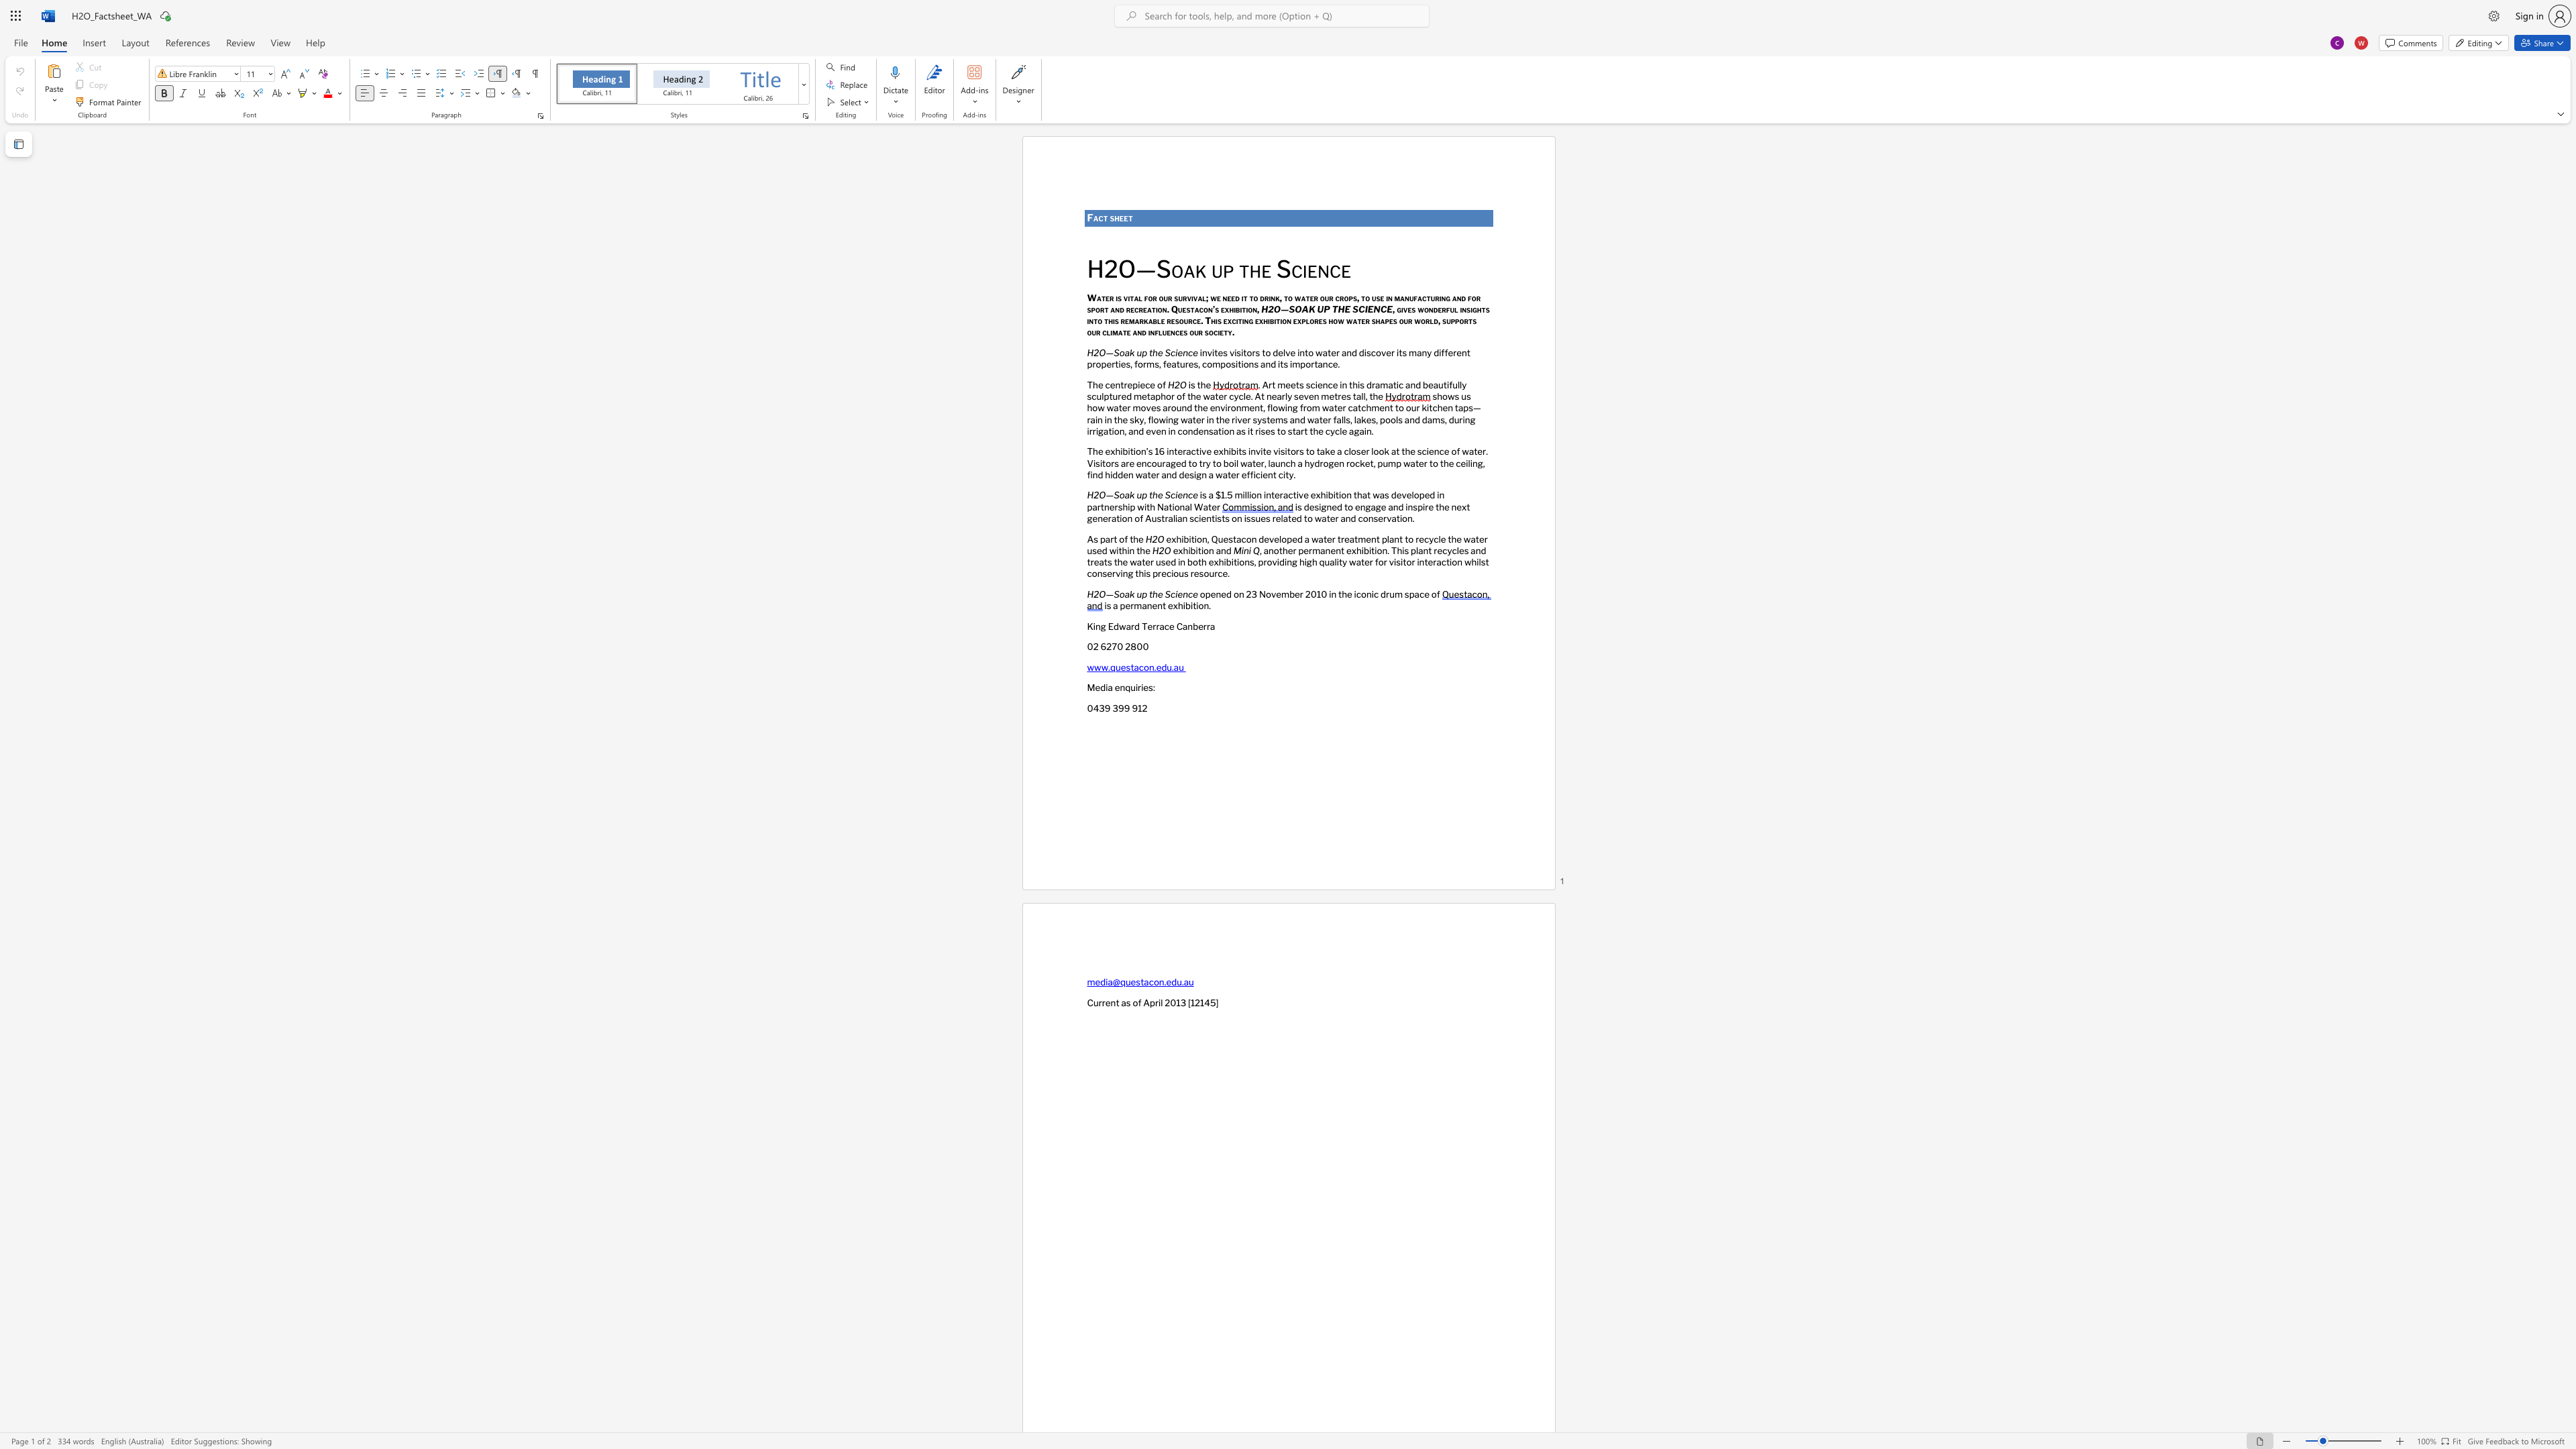 This screenshot has height=1449, width=2576. Describe the element at coordinates (1462, 549) in the screenshot. I see `the subset text "s and treats the water used in both exhibitions, providing high quality w" within the text ", another permanent exhibition. This plant recycles and treats the water used in both exhibitions, providing high quality water for visitor interaction whilst conserving this precious resource."` at that location.